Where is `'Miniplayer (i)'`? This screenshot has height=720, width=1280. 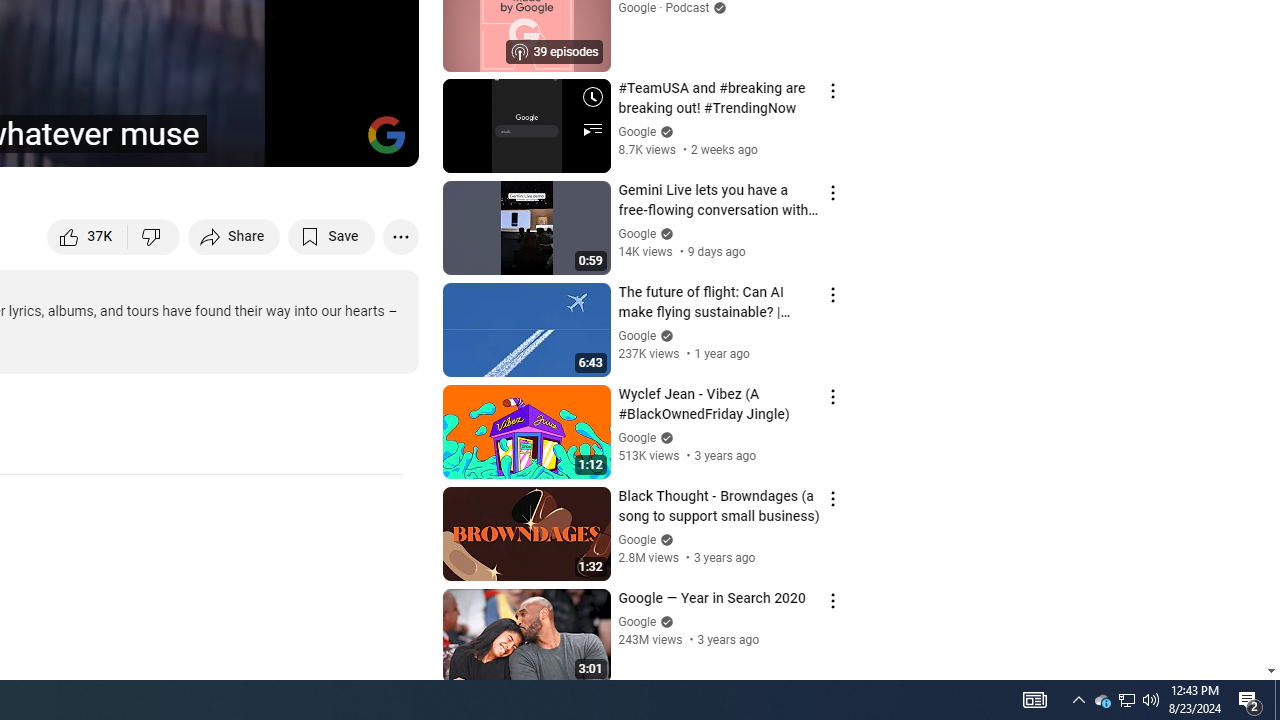
'Miniplayer (i)' is located at coordinates (285, 141).